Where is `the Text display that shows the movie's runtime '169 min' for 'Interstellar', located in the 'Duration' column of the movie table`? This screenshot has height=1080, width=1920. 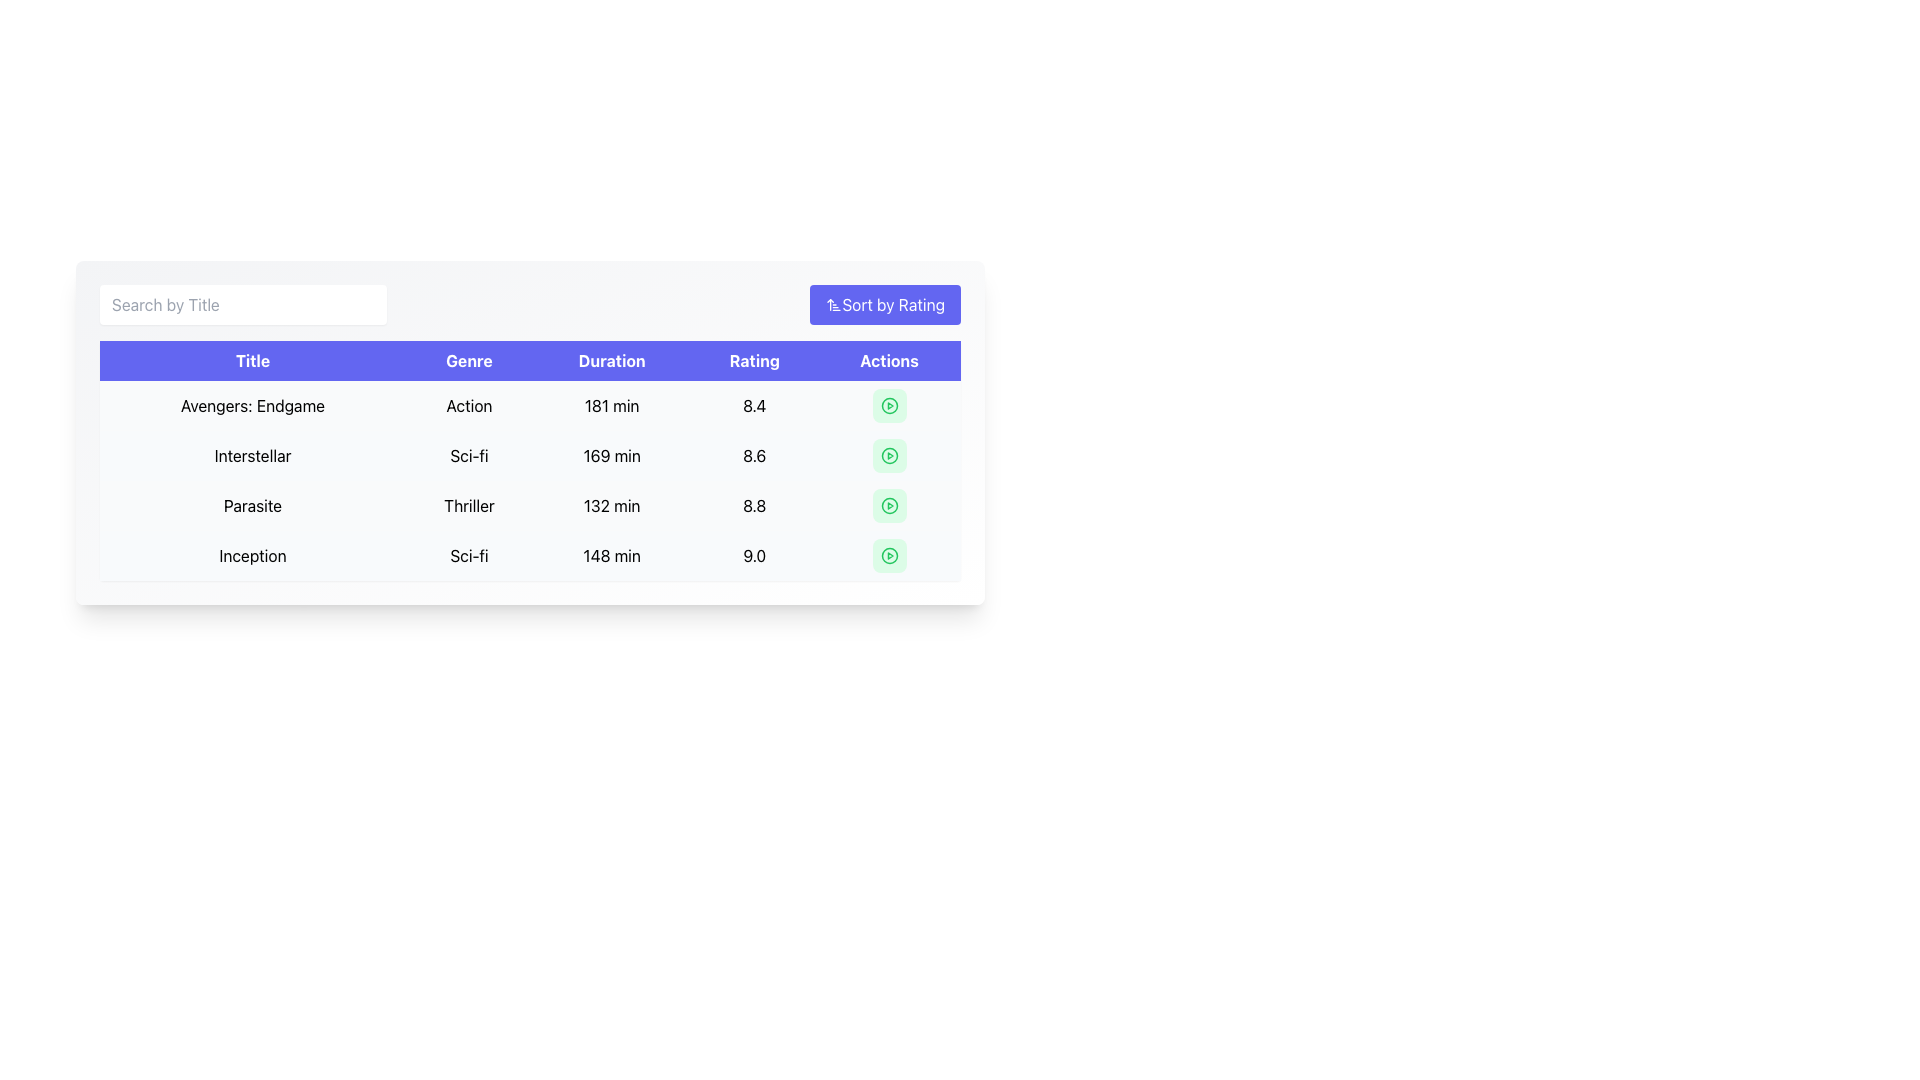
the Text display that shows the movie's runtime '169 min' for 'Interstellar', located in the 'Duration' column of the movie table is located at coordinates (611, 455).